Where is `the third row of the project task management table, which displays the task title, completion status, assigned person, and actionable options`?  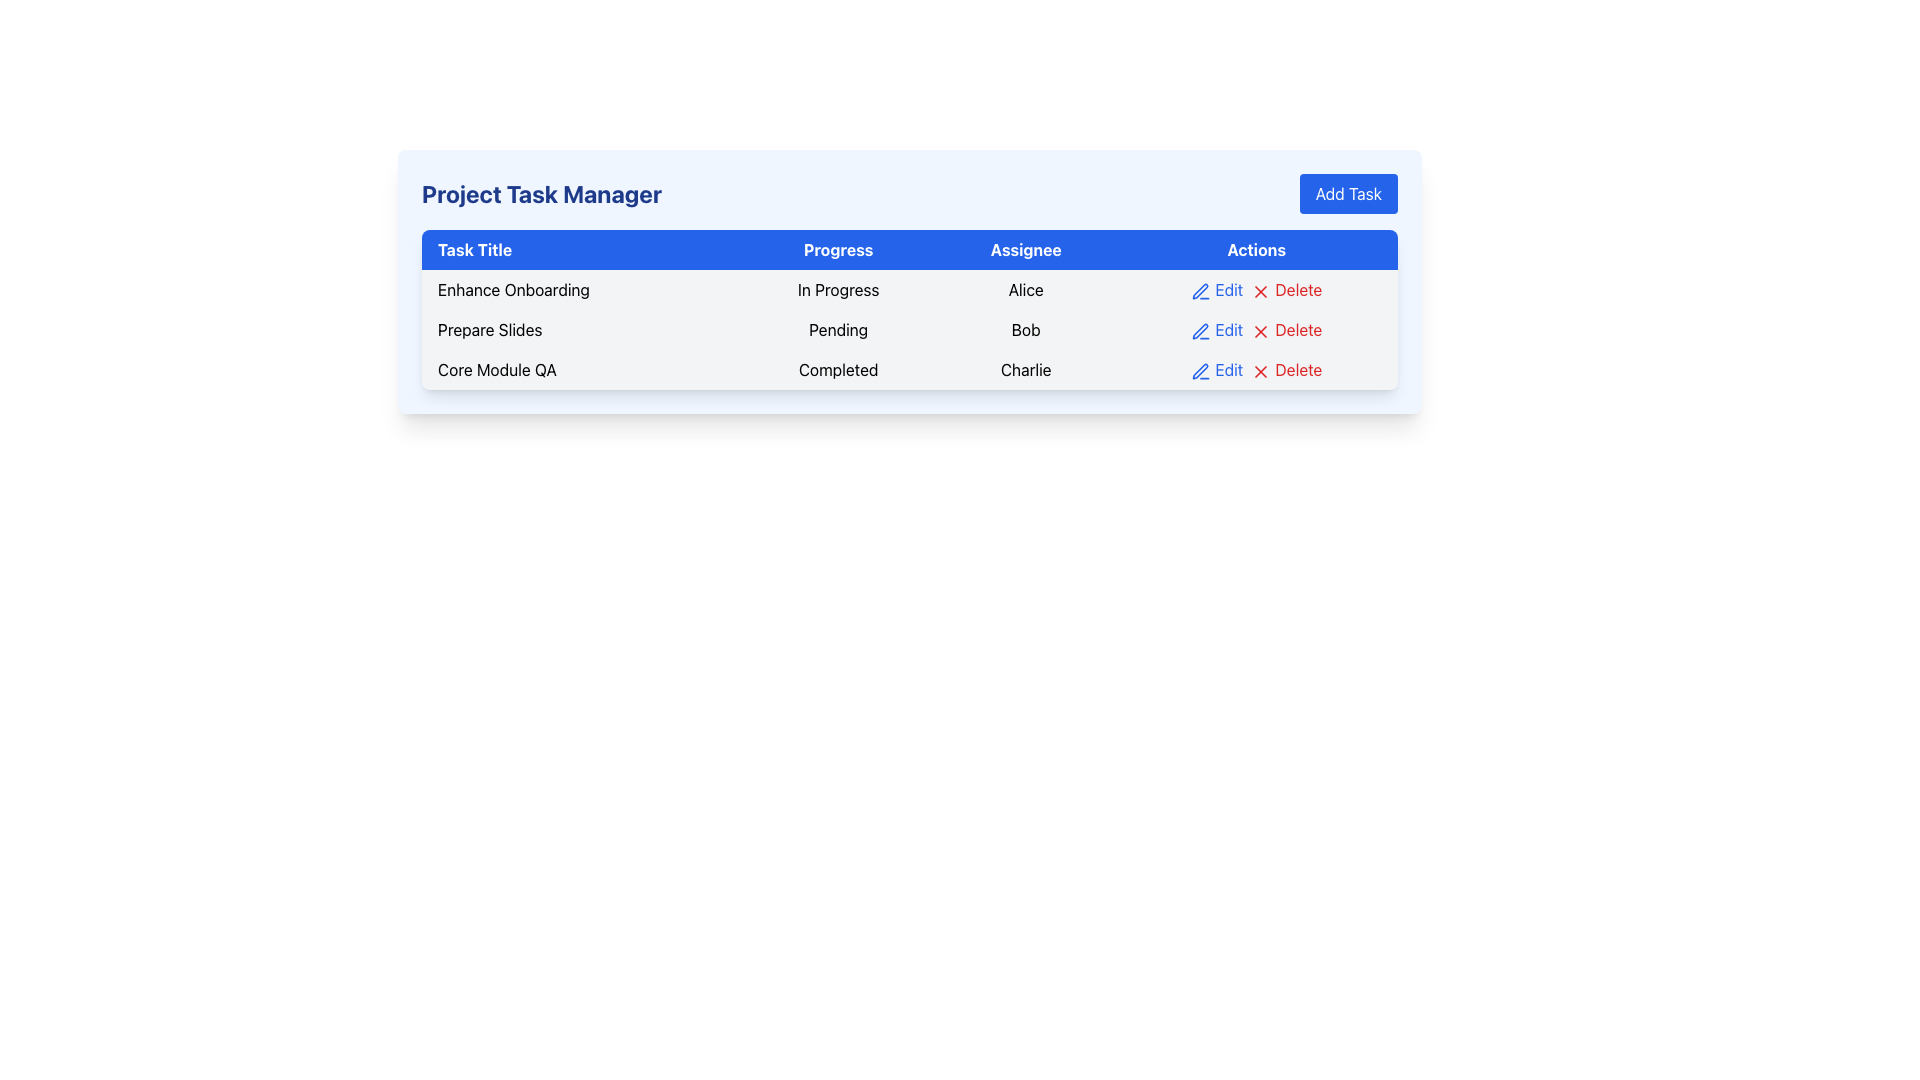
the third row of the project task management table, which displays the task title, completion status, assigned person, and actionable options is located at coordinates (909, 370).